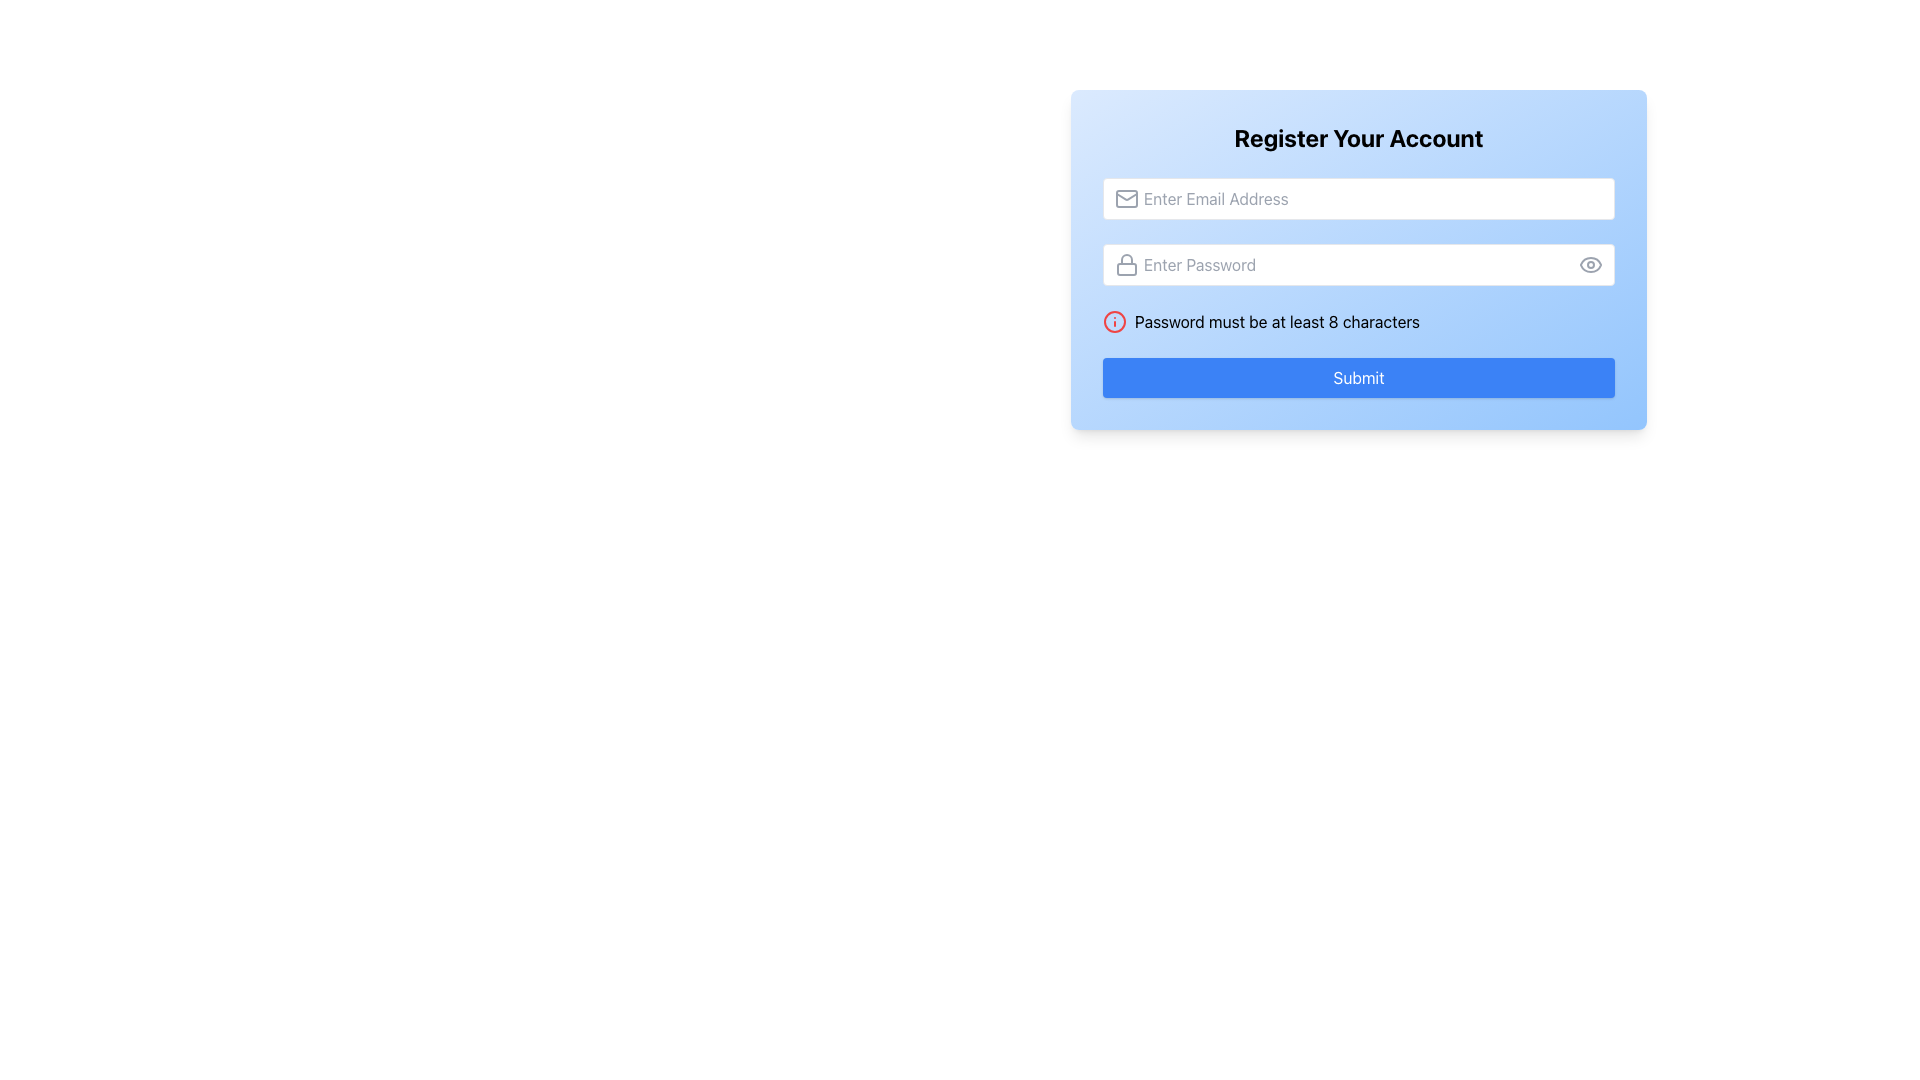 This screenshot has height=1080, width=1920. What do you see at coordinates (1113, 320) in the screenshot?
I see `the informational icon located to the left of the 'Password must be at least 8 characters' message` at bounding box center [1113, 320].